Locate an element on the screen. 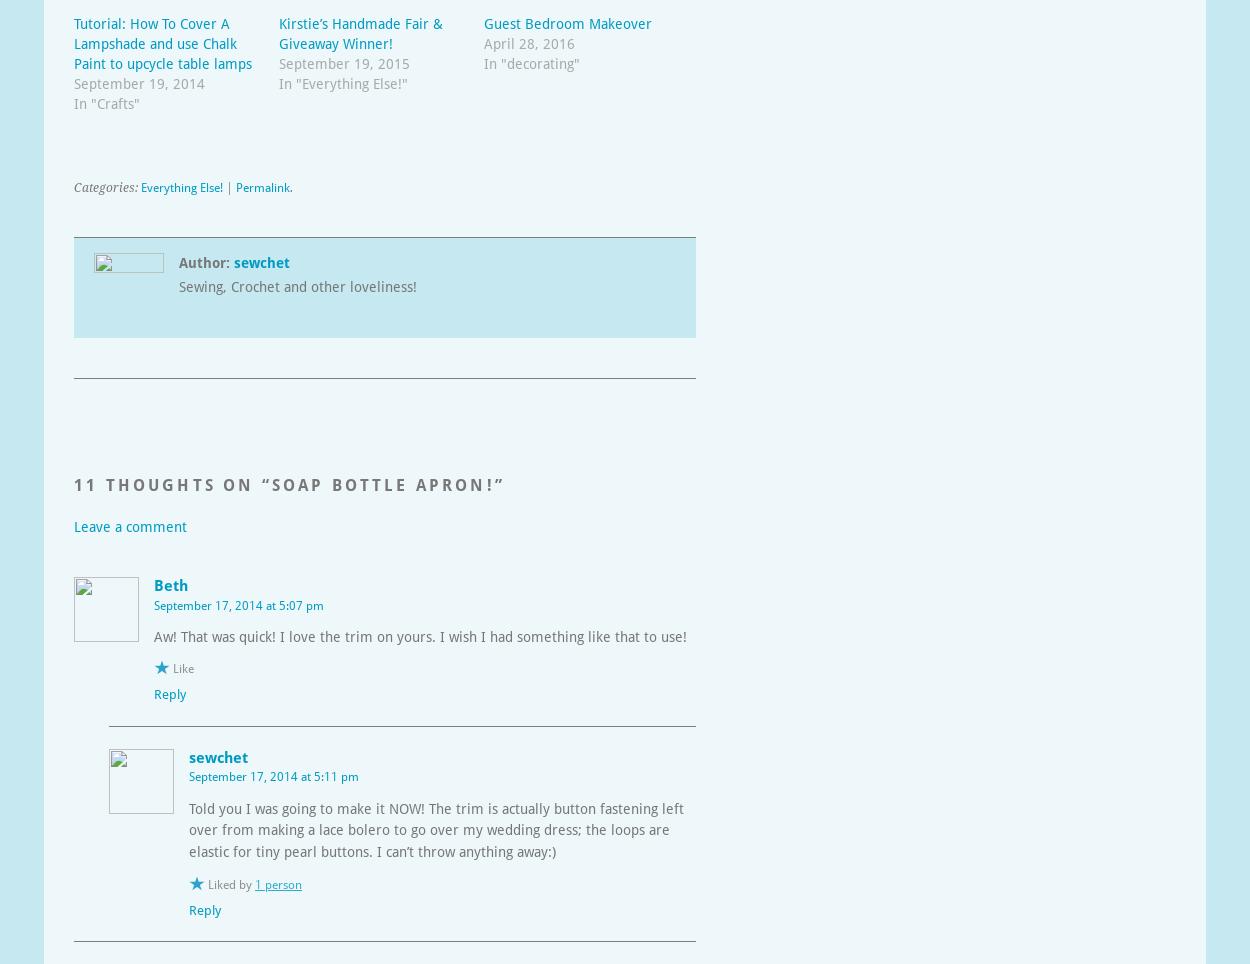 This screenshot has height=964, width=1250. 'Leave a comment' is located at coordinates (130, 527).